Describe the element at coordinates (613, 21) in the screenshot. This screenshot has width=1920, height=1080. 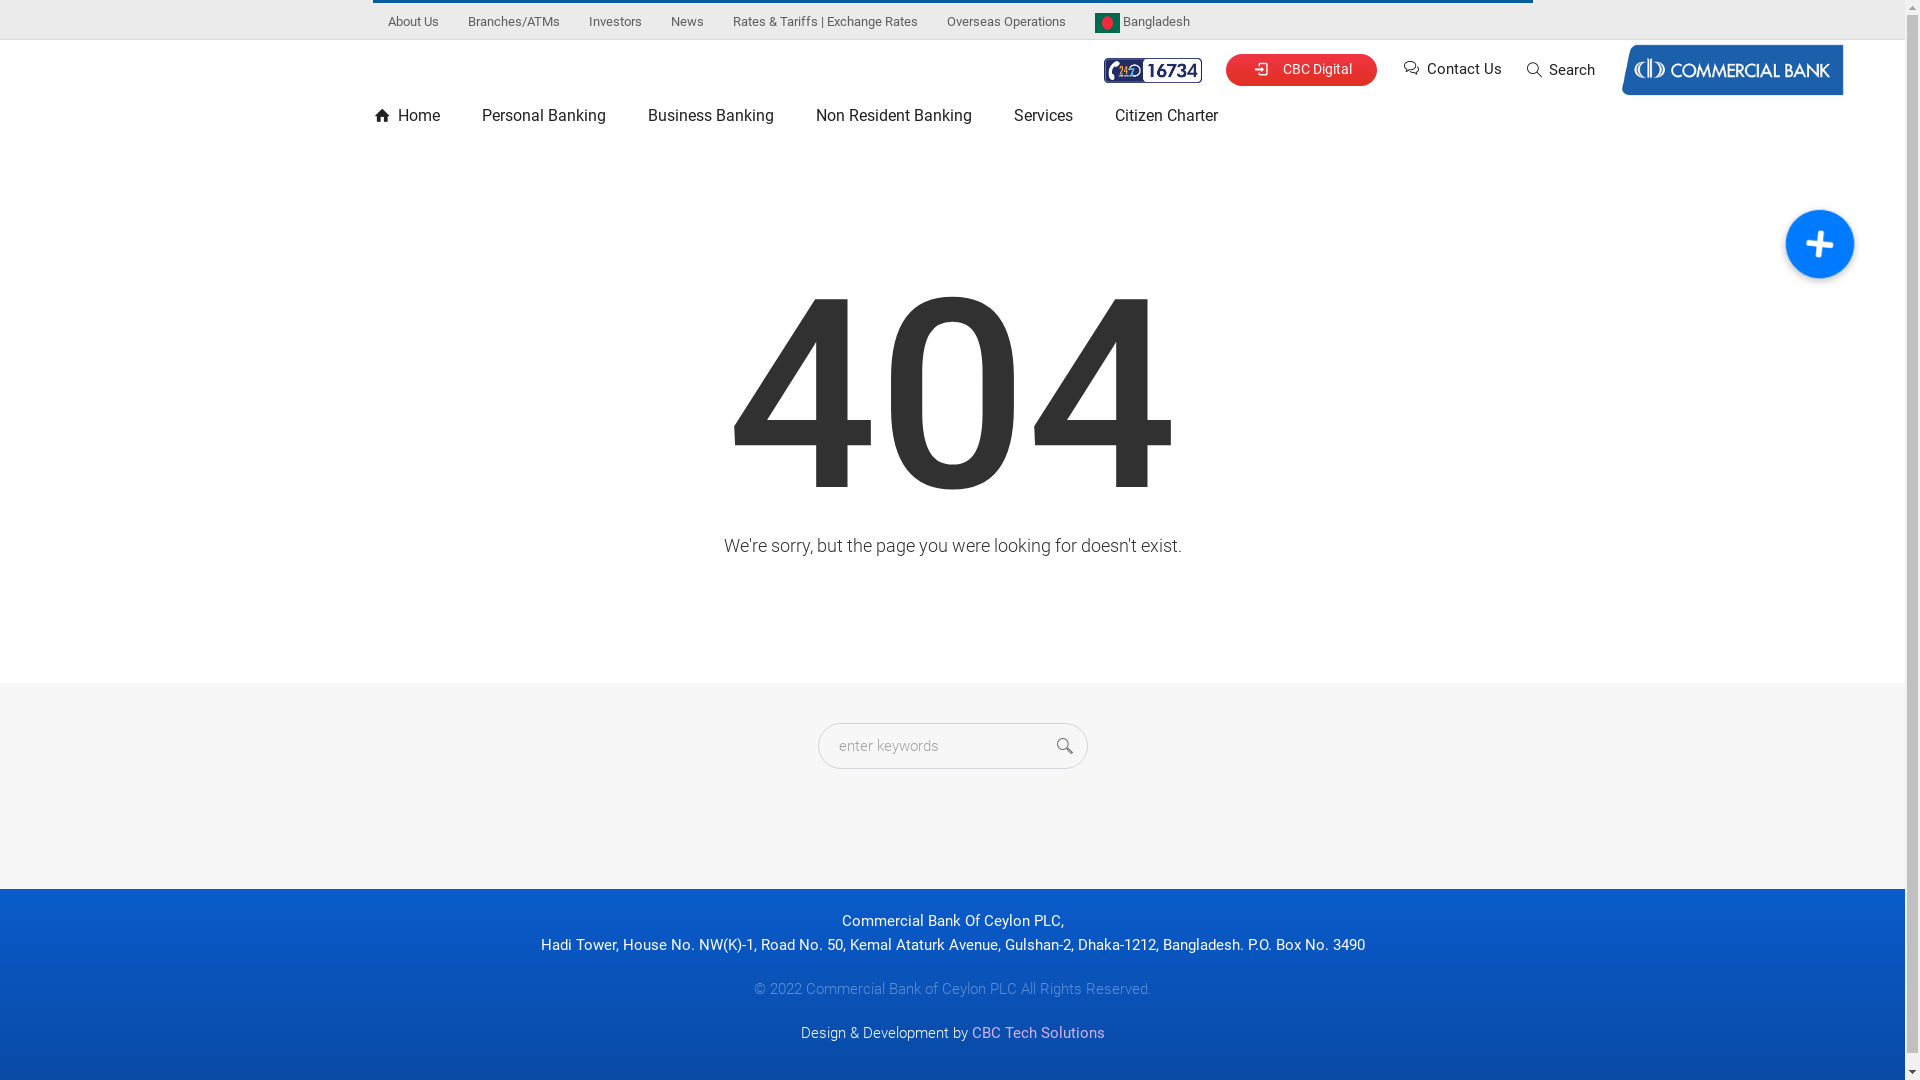
I see `'Investors'` at that location.